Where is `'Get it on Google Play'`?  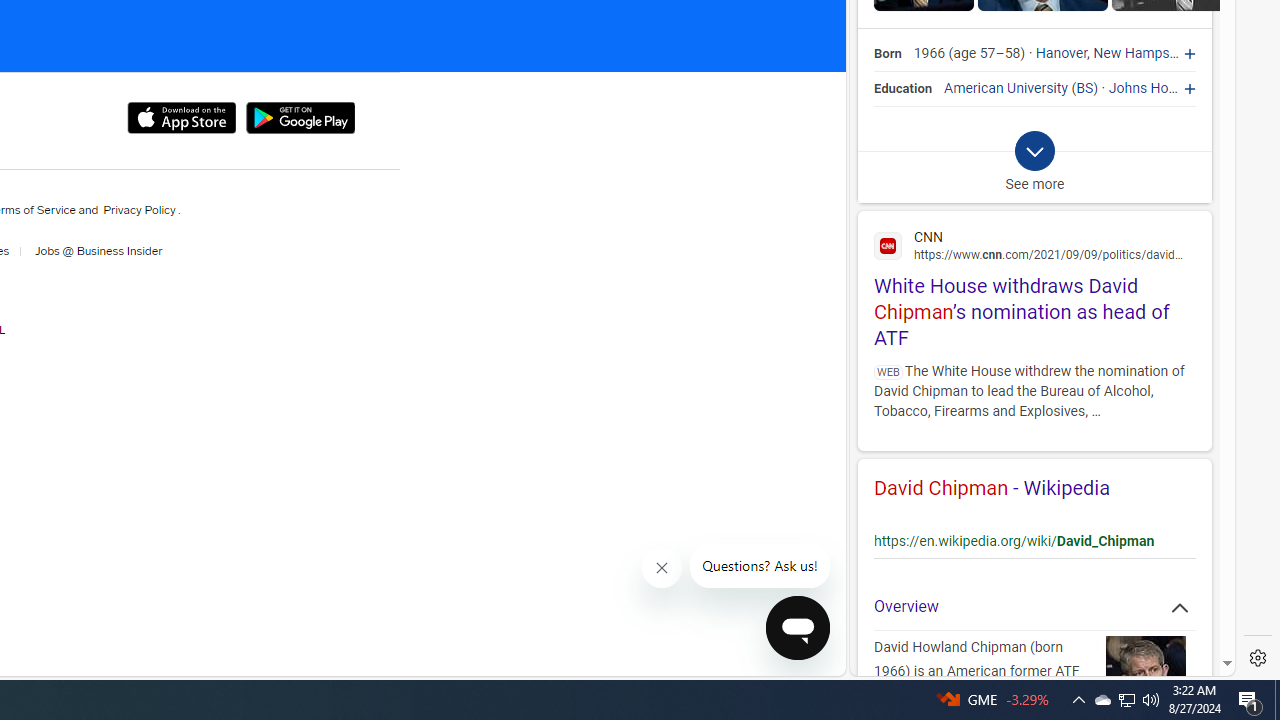
'Get it on Google Play' is located at coordinates (299, 118).